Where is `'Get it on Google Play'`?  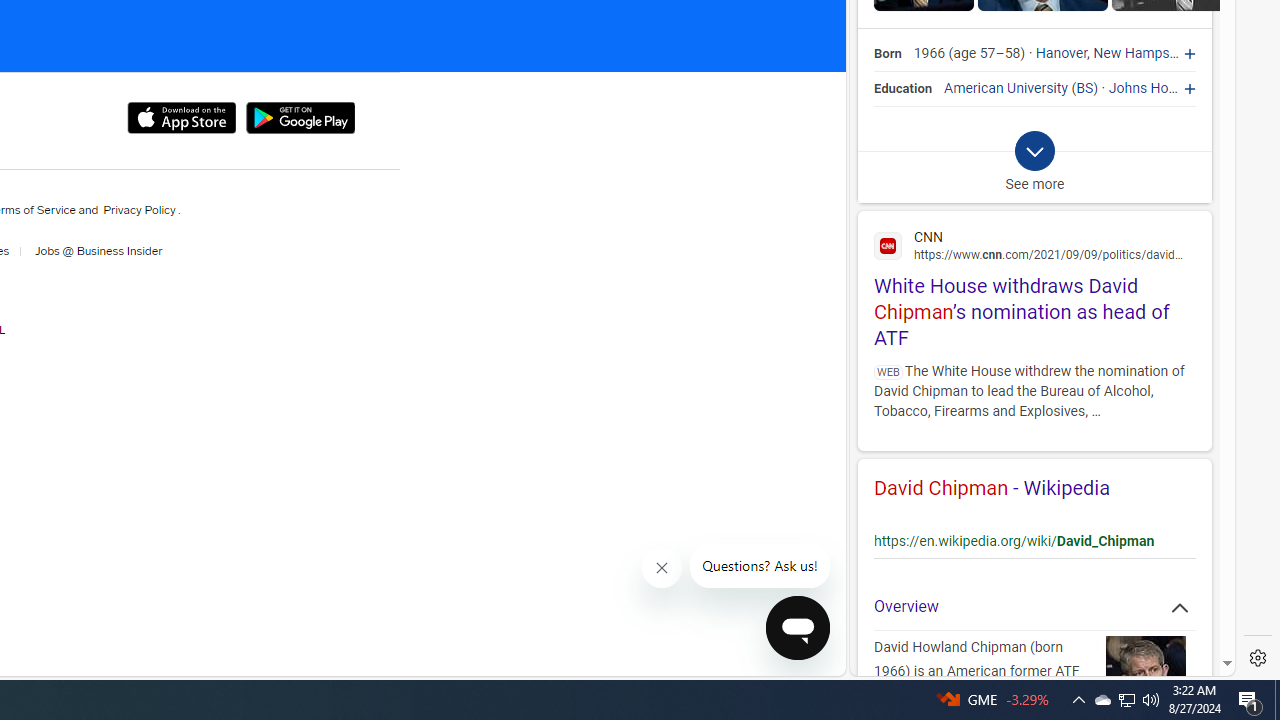
'Get it on Google Play' is located at coordinates (299, 118).